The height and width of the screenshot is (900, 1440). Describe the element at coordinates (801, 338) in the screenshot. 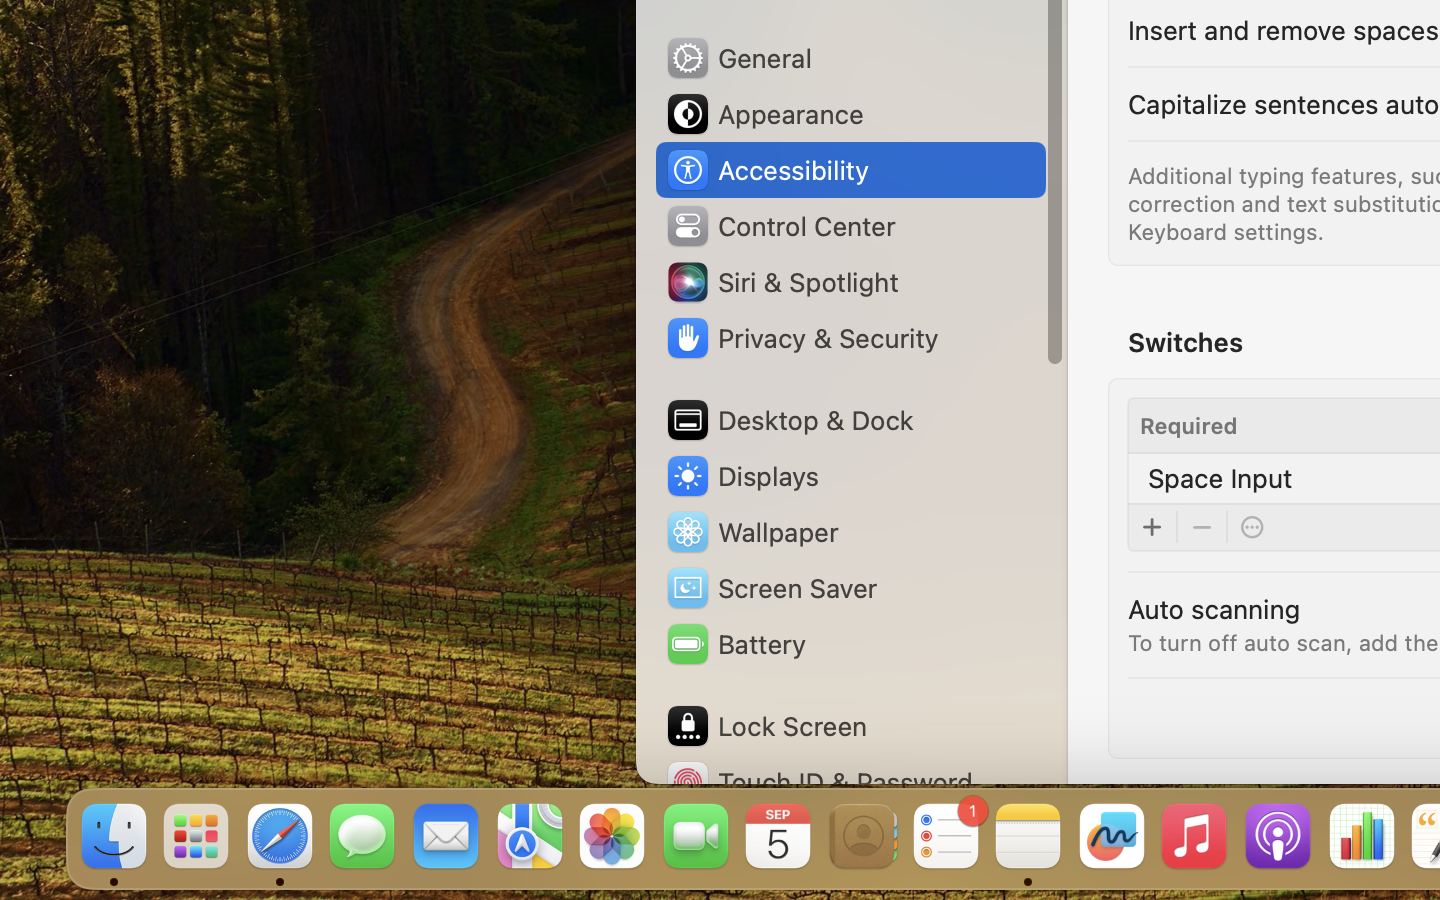

I see `'Privacy & Security'` at that location.